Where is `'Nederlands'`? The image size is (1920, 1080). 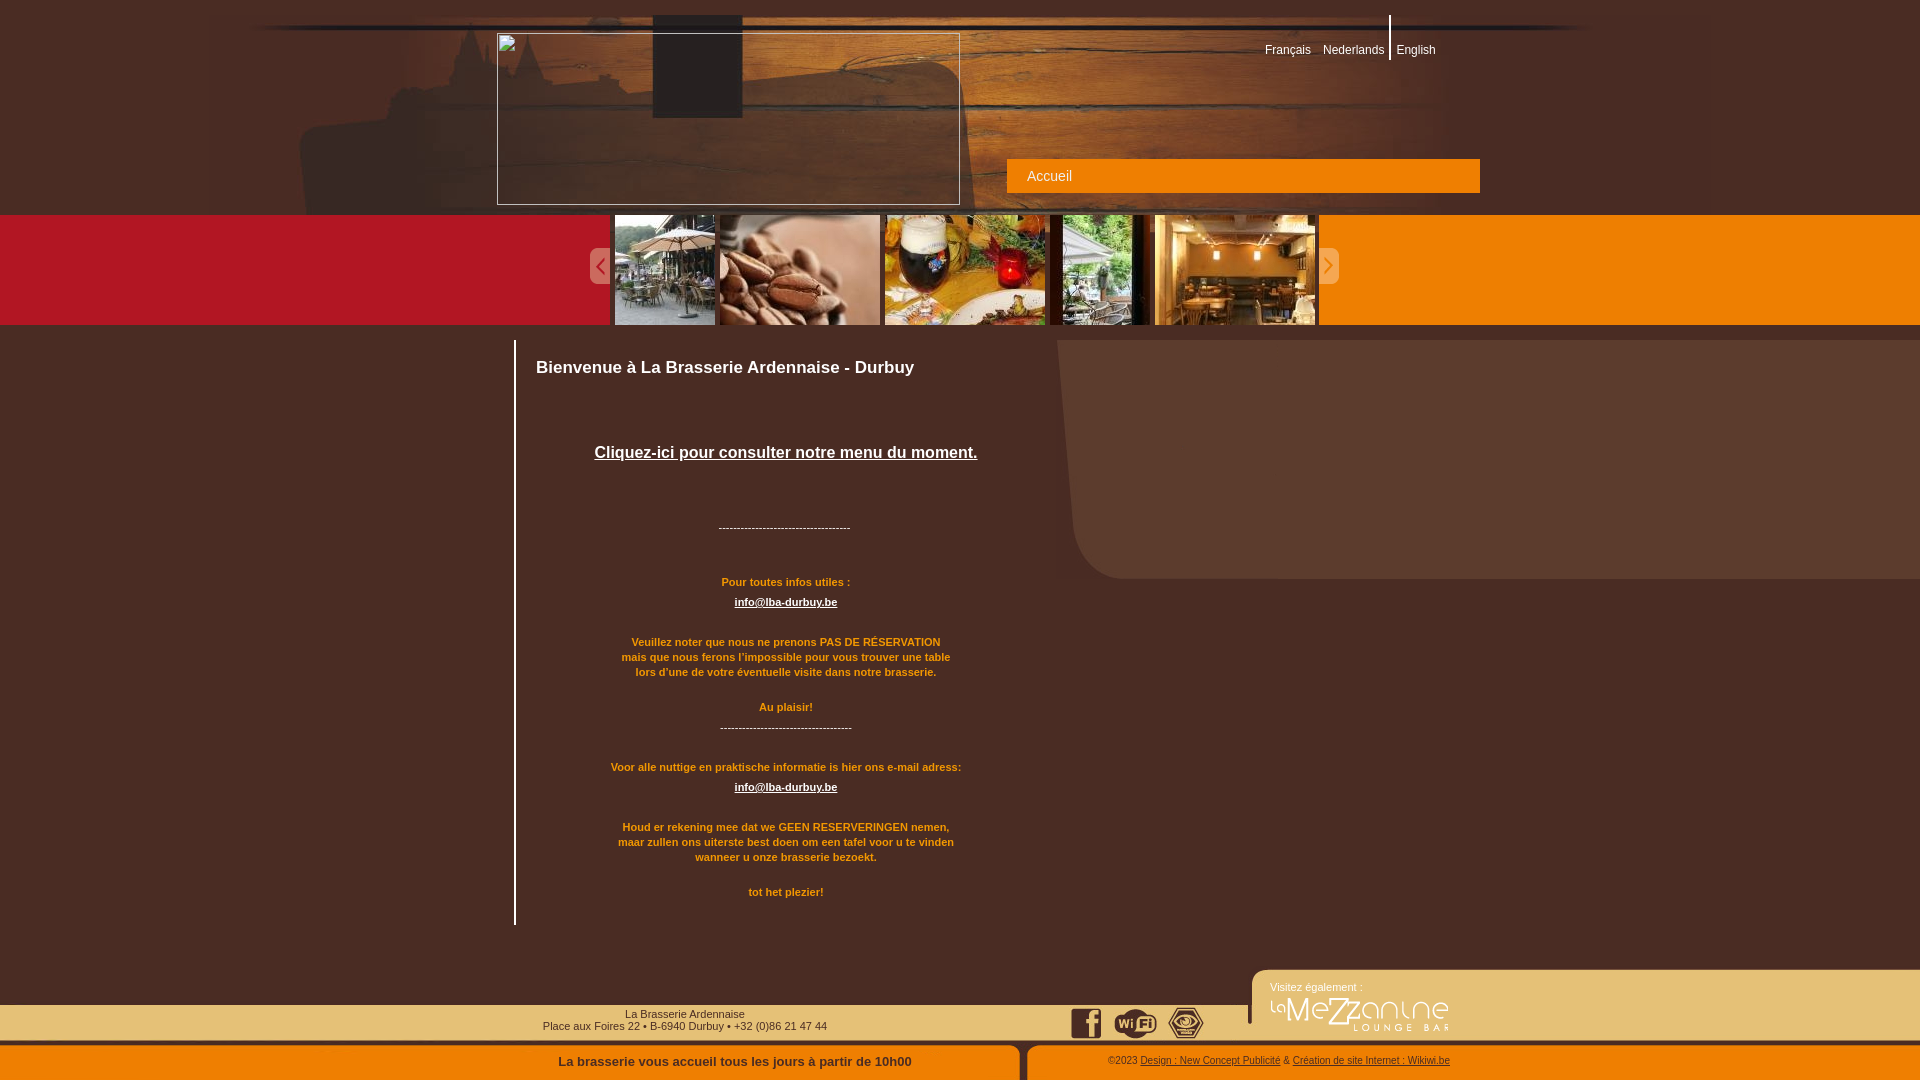 'Nederlands' is located at coordinates (1323, 49).